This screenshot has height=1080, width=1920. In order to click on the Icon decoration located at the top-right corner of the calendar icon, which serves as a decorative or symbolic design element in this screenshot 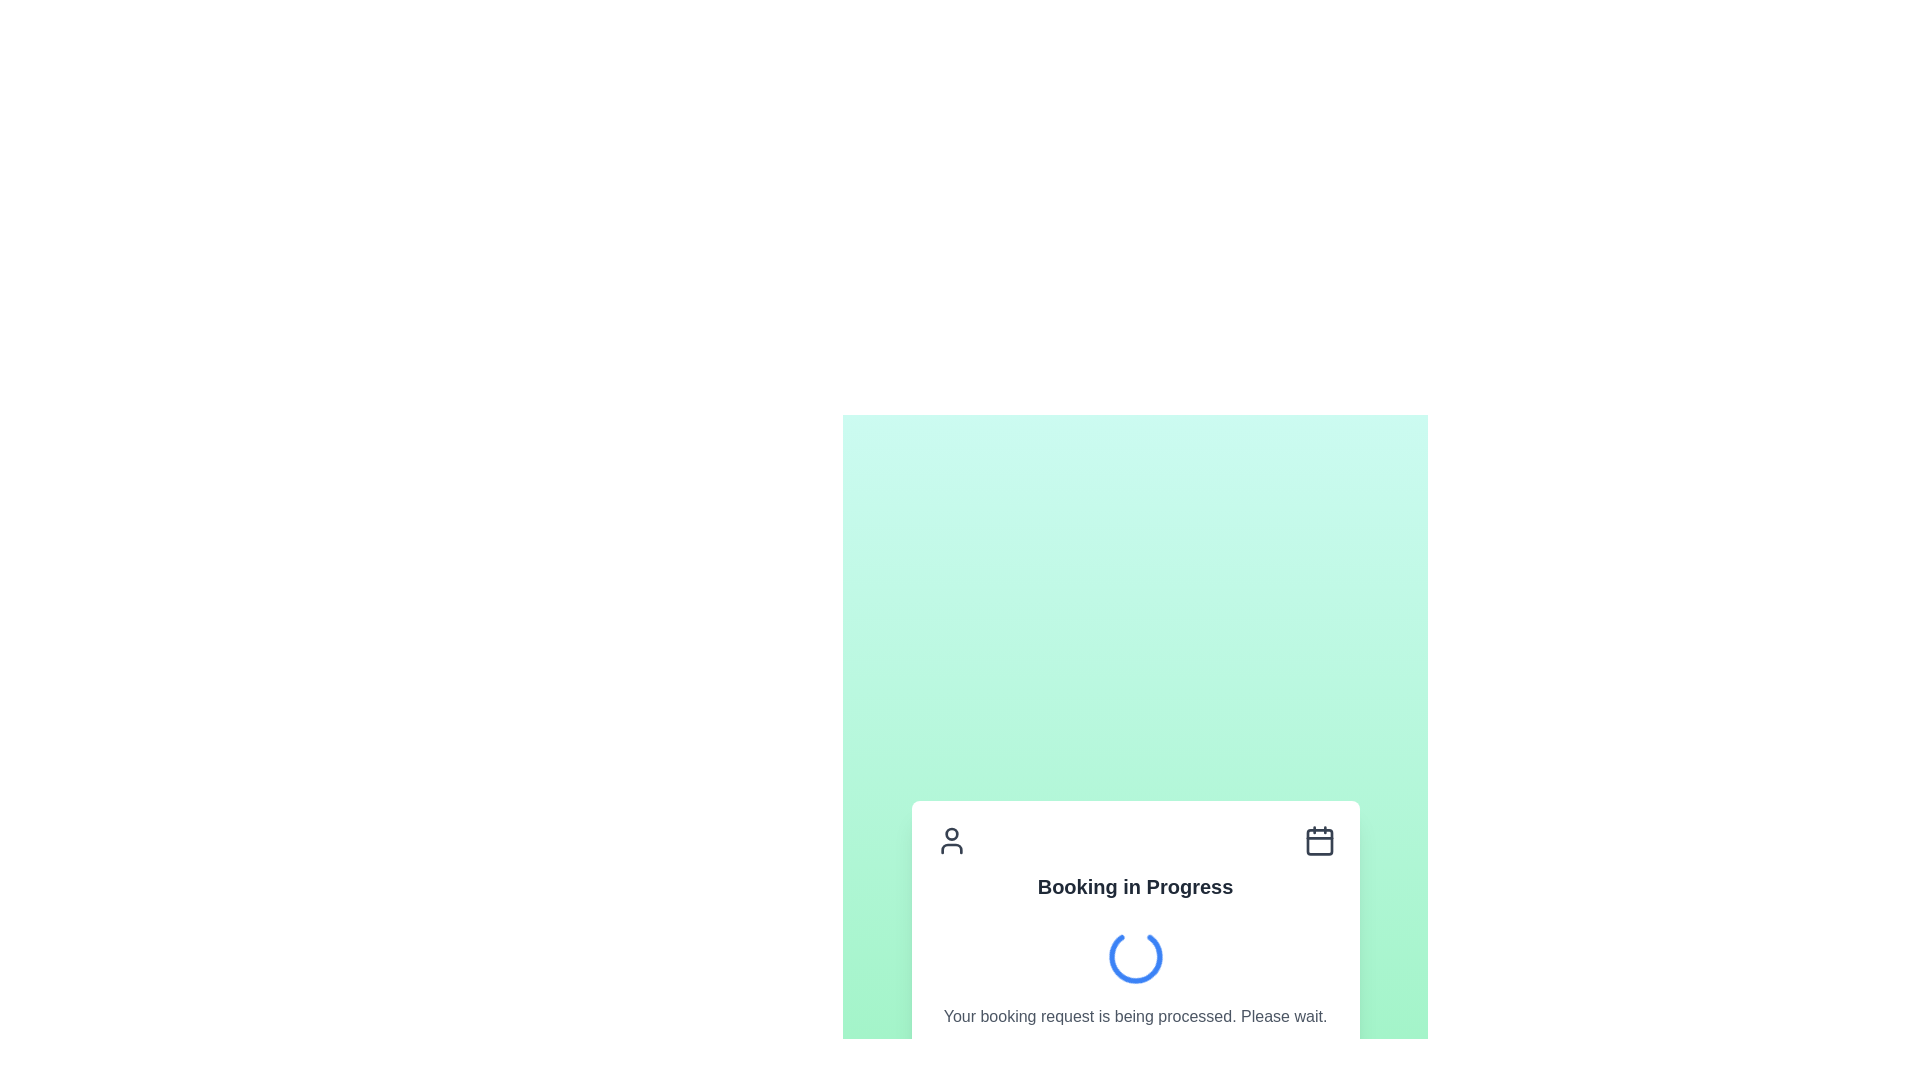, I will do `click(1319, 842)`.